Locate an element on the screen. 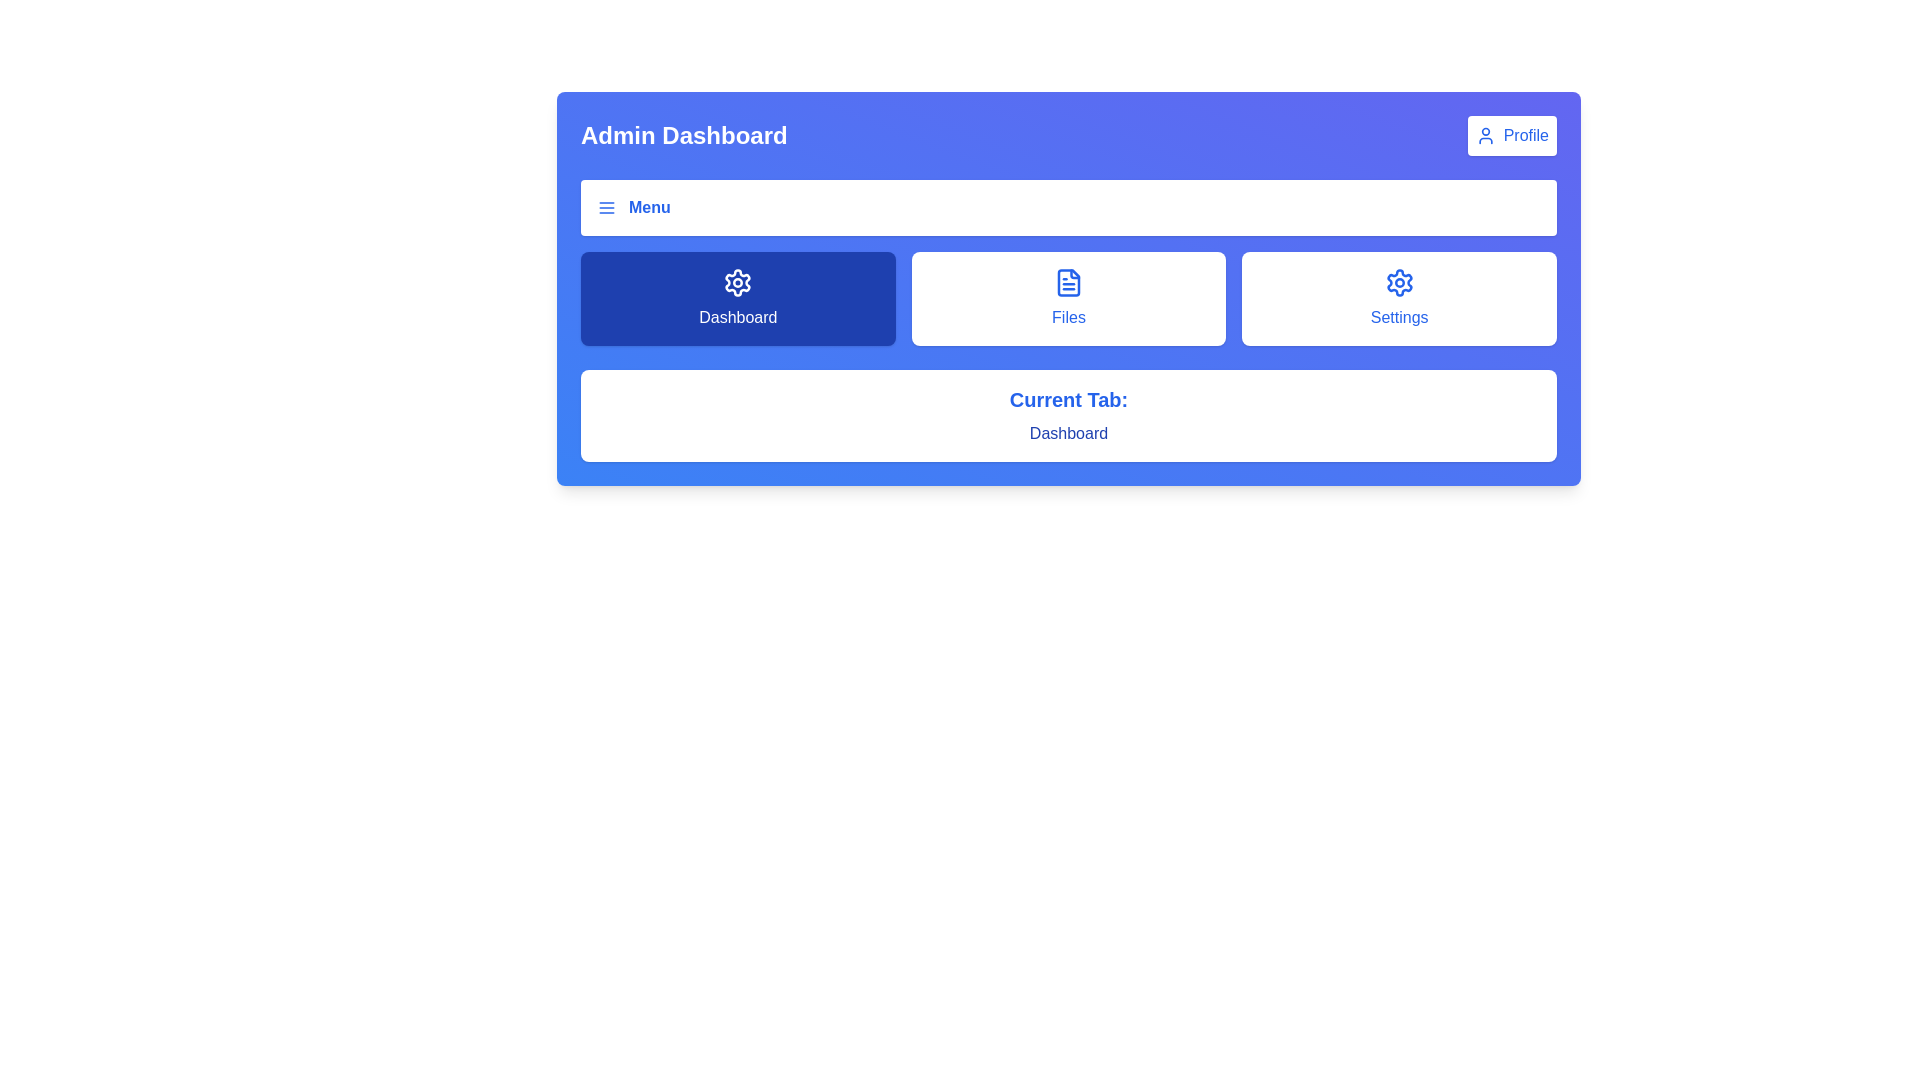 This screenshot has width=1920, height=1080. the blue gear-shaped icon located in the 'Settings' section to activate hover effects is located at coordinates (1398, 282).